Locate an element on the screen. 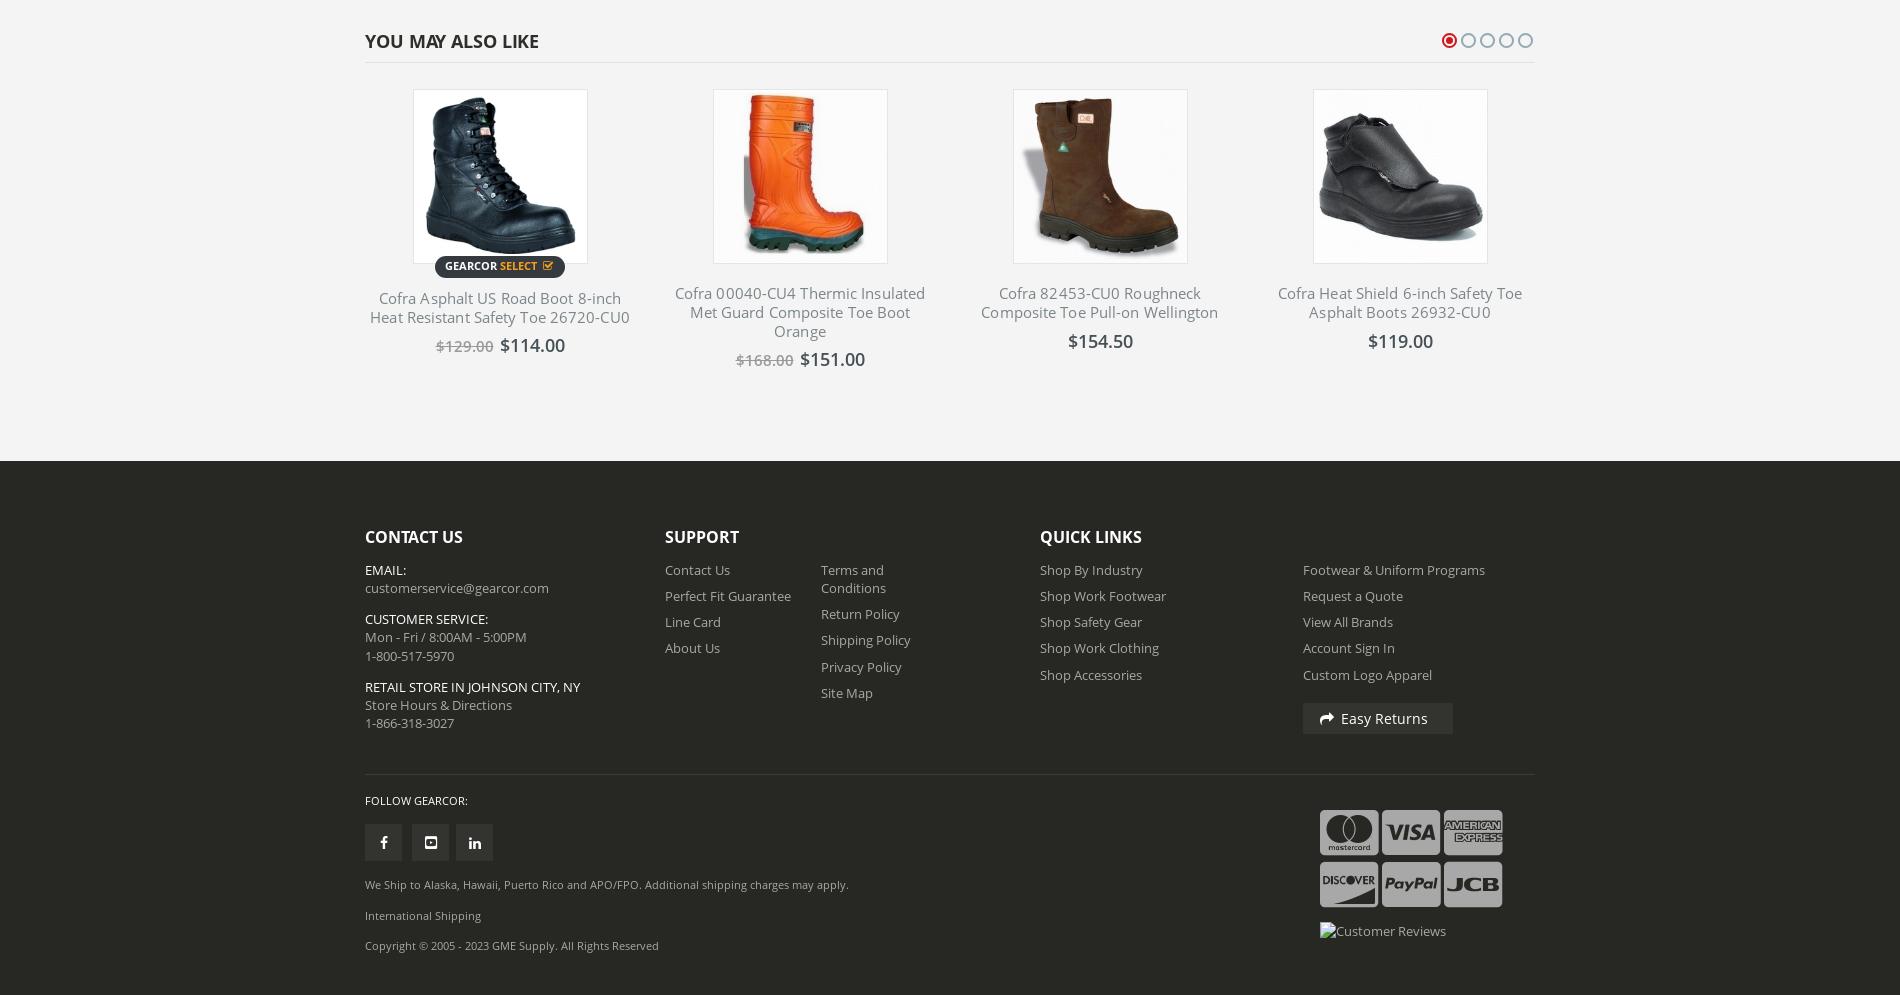 This screenshot has width=1900, height=995. 'to Alaska, Hawaii, Puerto Rico and APO/FPO. 
					Additional shipping charges may apply.' is located at coordinates (627, 882).